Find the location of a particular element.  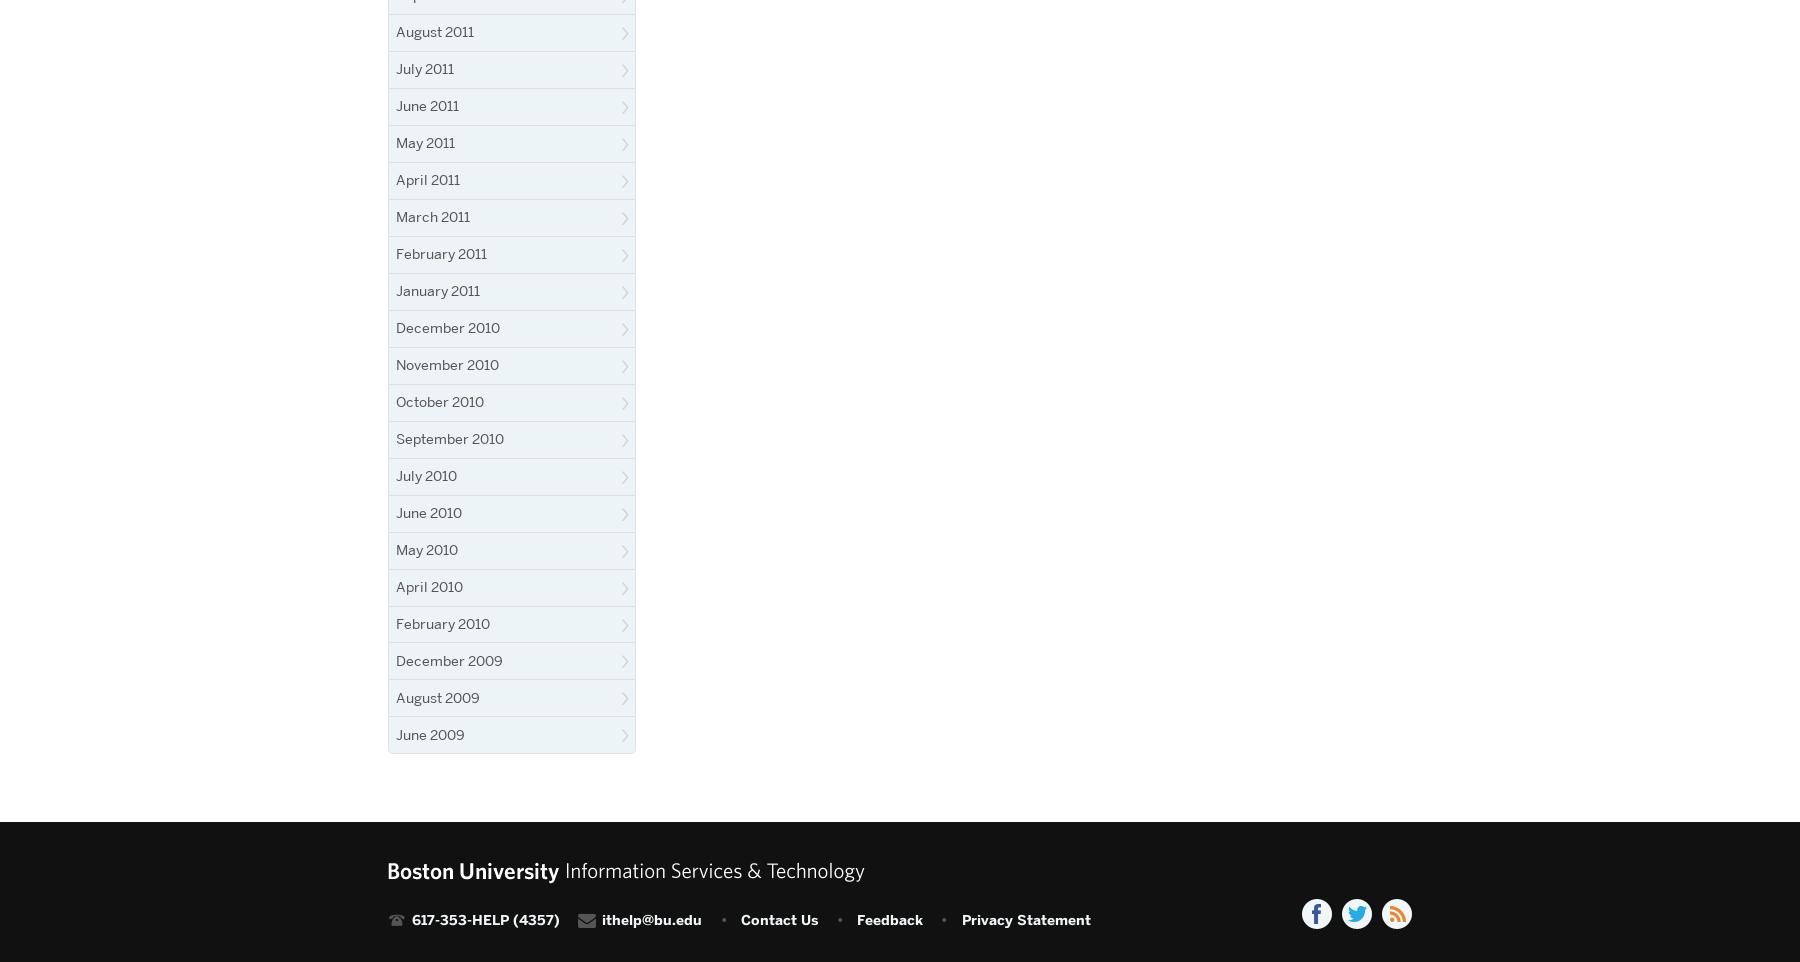

'September 2010' is located at coordinates (450, 437).